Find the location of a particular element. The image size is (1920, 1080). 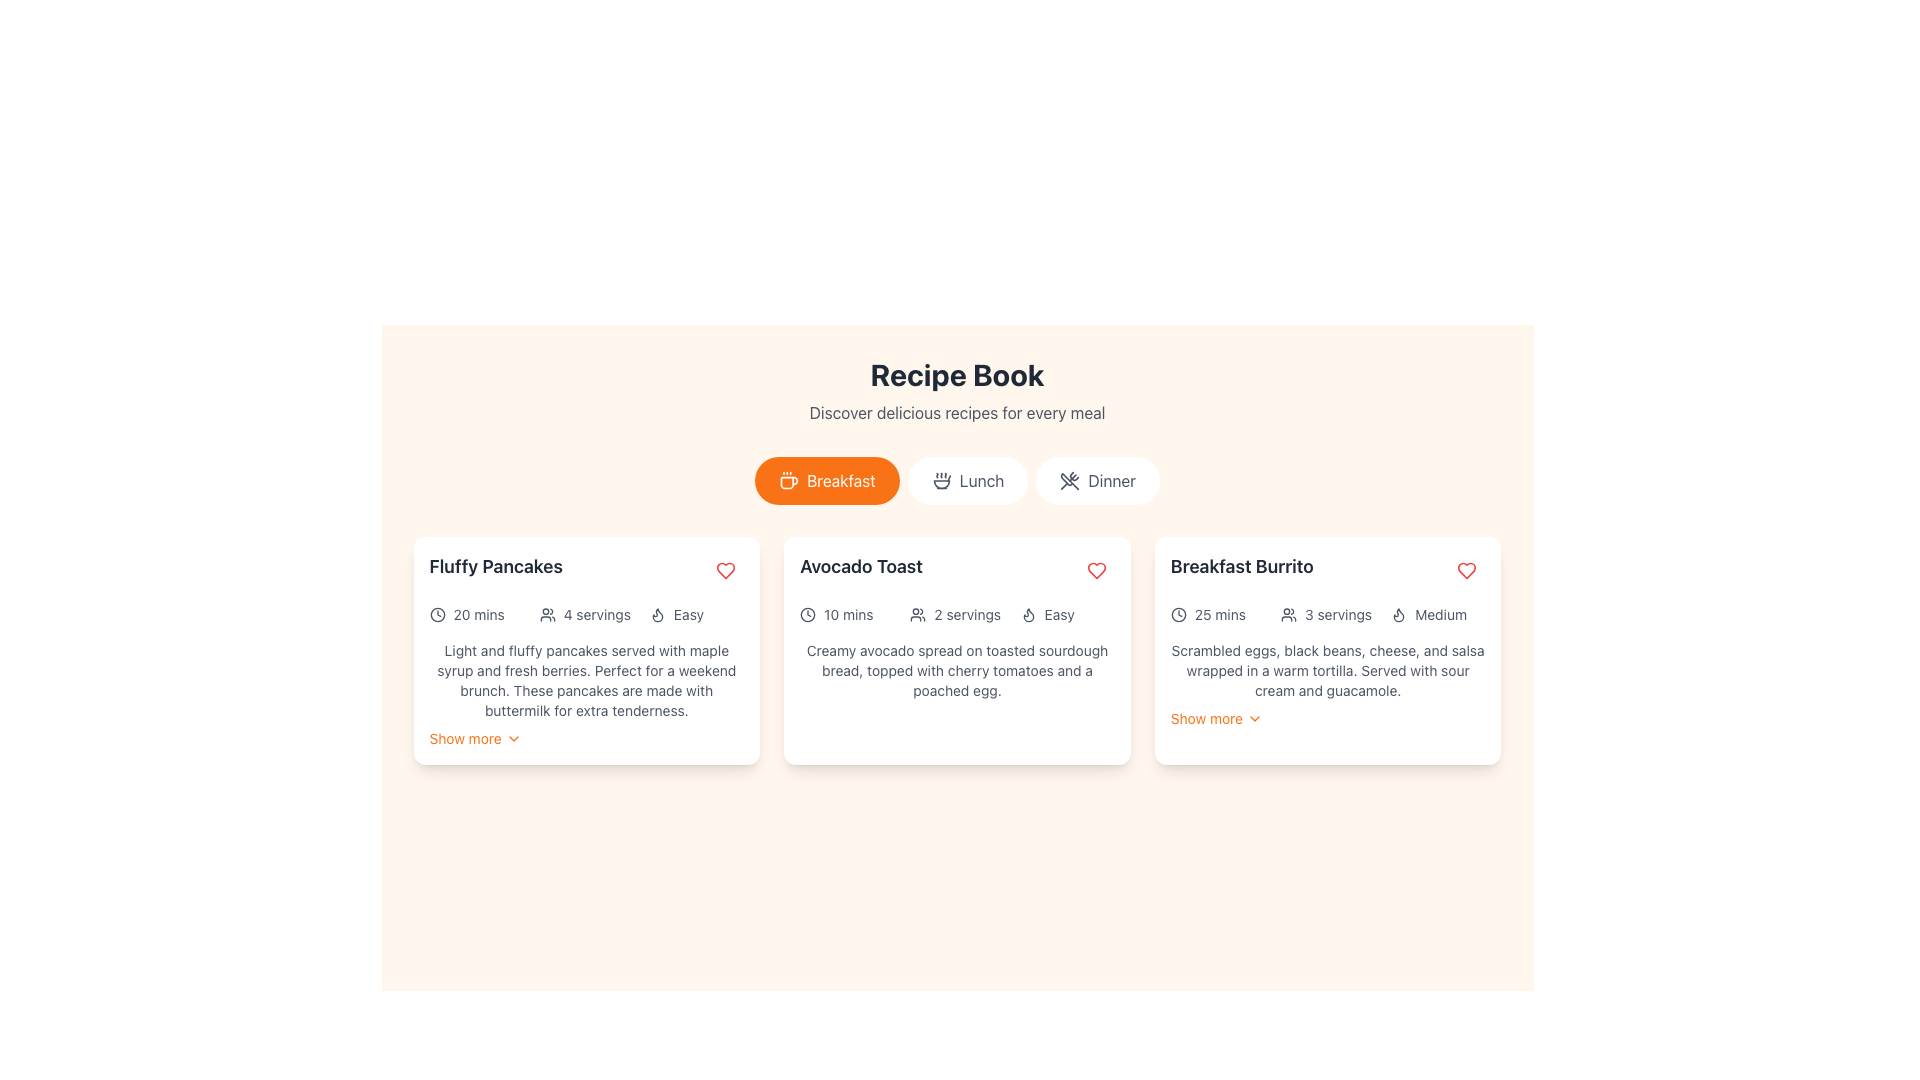

the informational label indicating the difficulty level of the recipe, labeled as 'Easy', located in the bottom row of the leftmost card under 'Fluffy Pancakes' is located at coordinates (696, 613).